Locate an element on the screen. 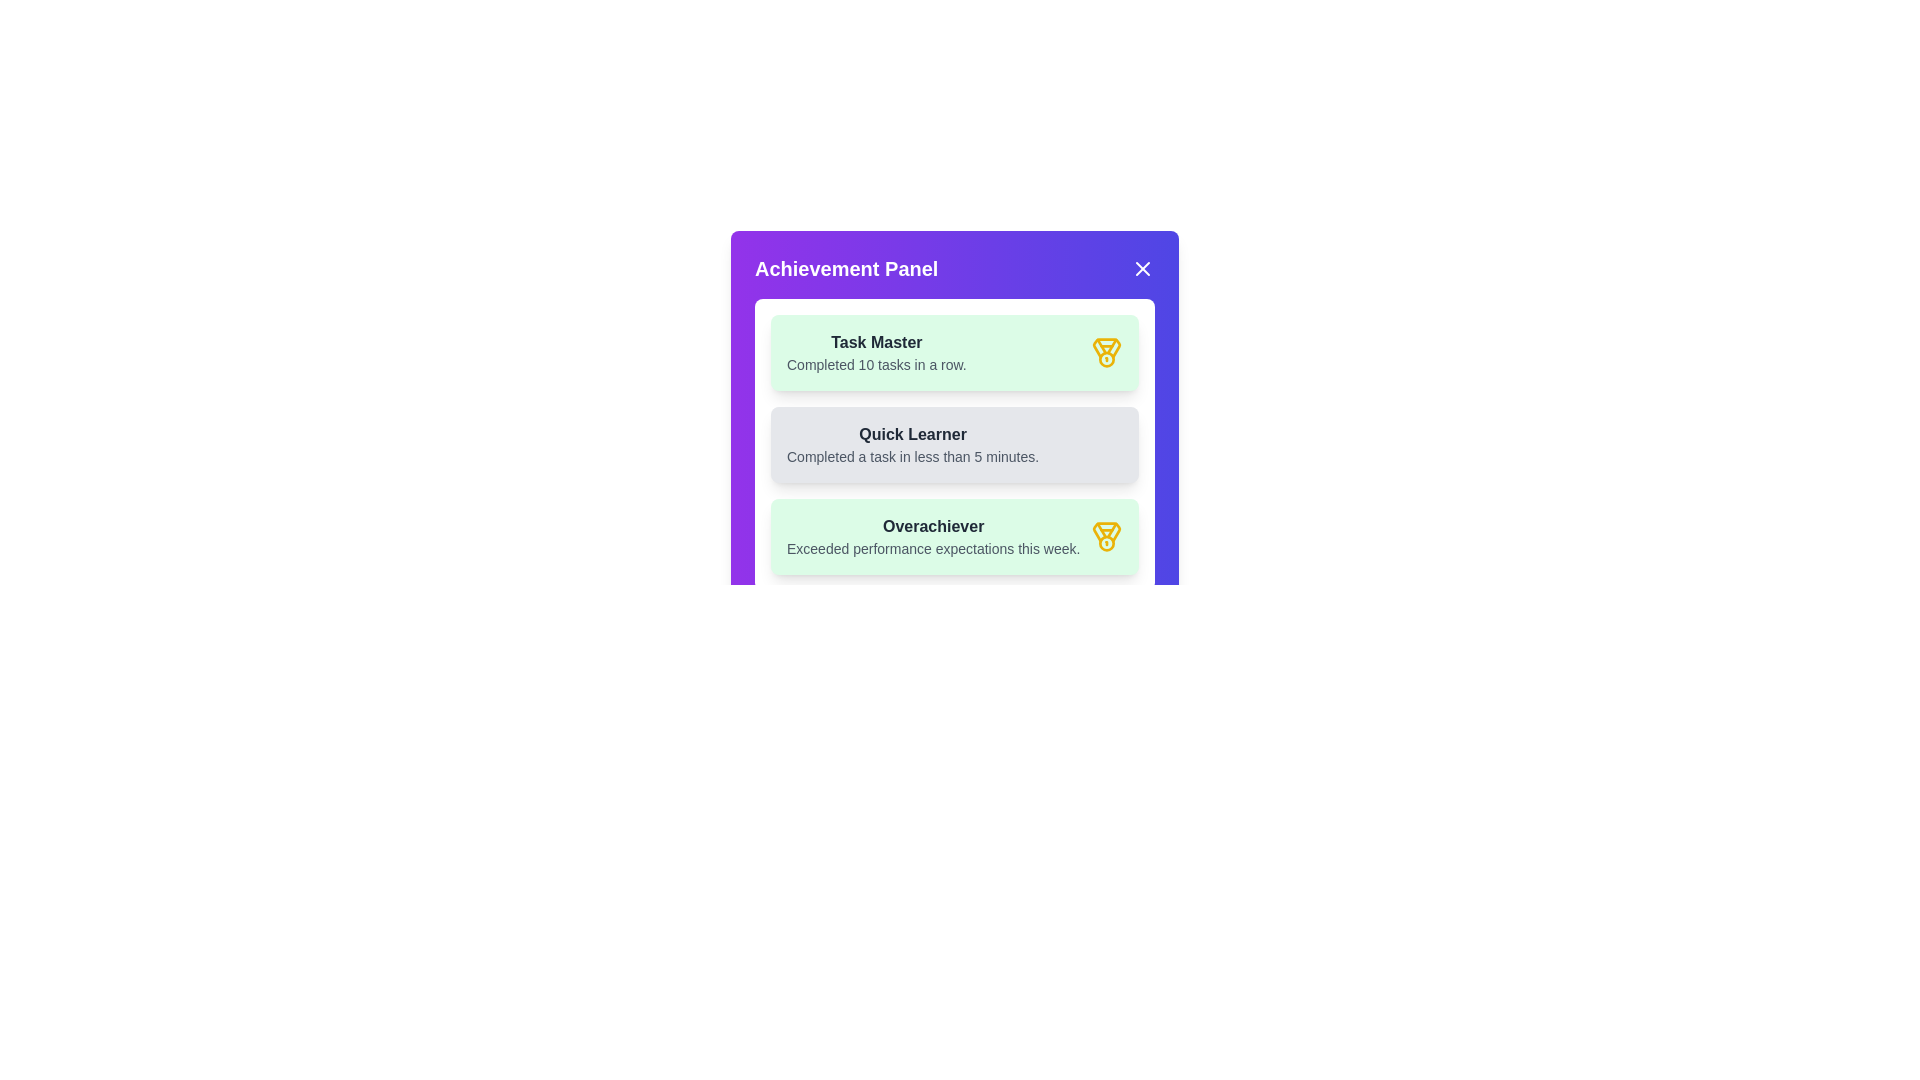 The width and height of the screenshot is (1920, 1080). the Close button (X-shaped icon) located in the top-right corner of the Achievement Panel is located at coordinates (1142, 268).